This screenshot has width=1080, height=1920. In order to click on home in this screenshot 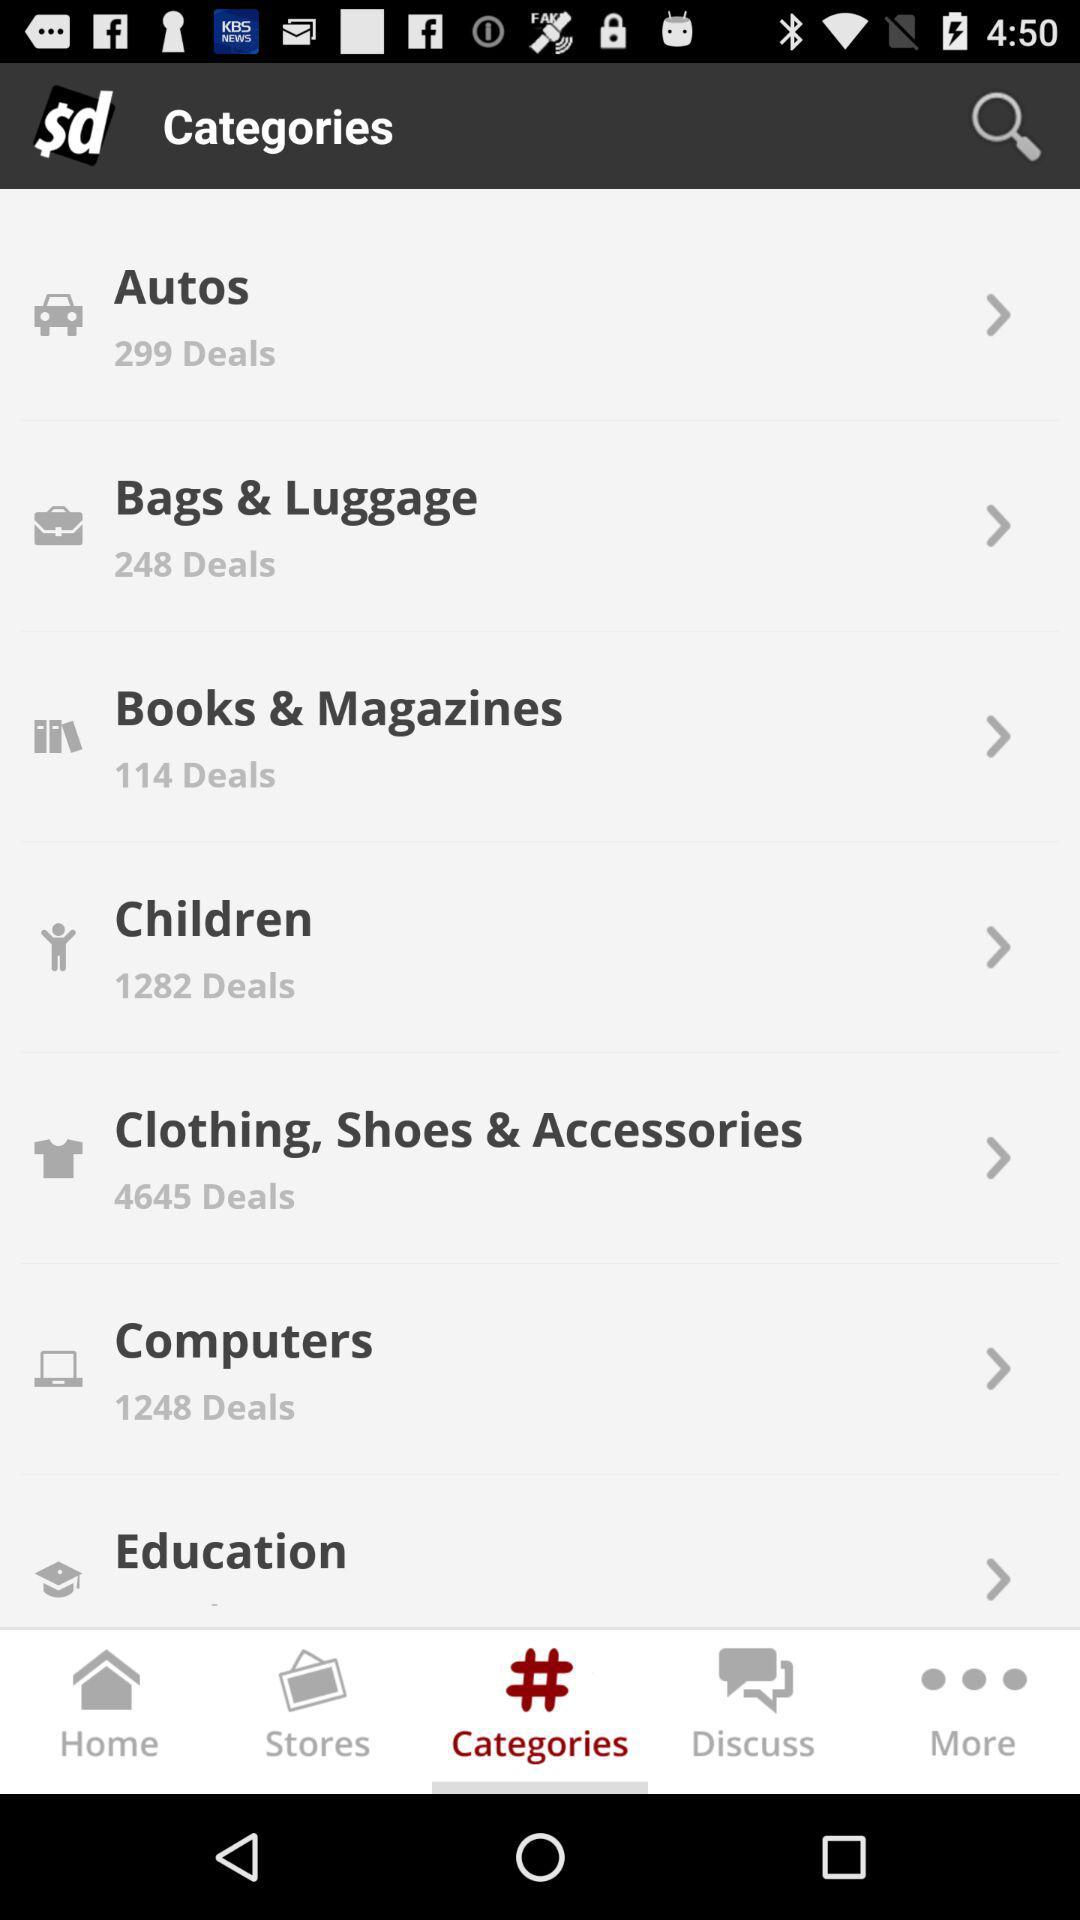, I will do `click(108, 1715)`.